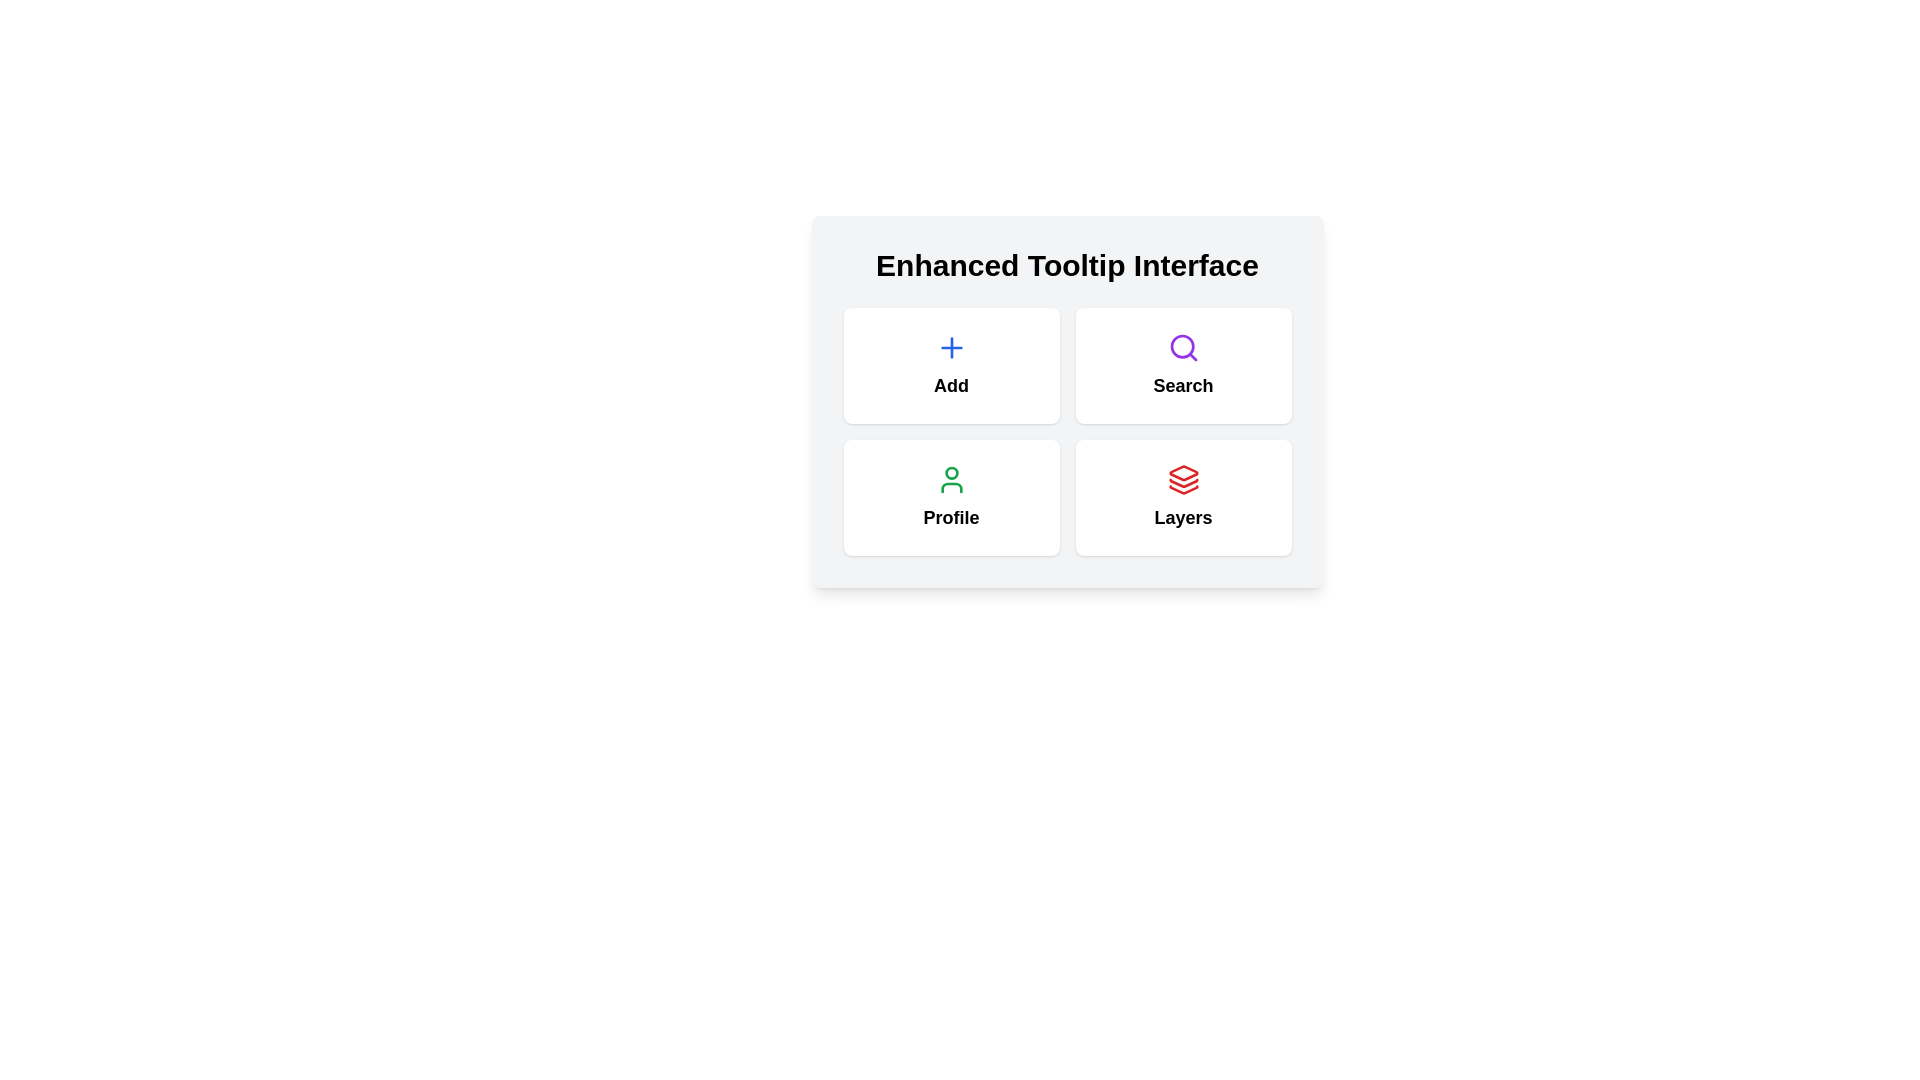 The image size is (1920, 1080). I want to click on the circular shape representing the head of the user icon within the 'Profile' button located in the lower-left corner of the interface, so click(950, 473).